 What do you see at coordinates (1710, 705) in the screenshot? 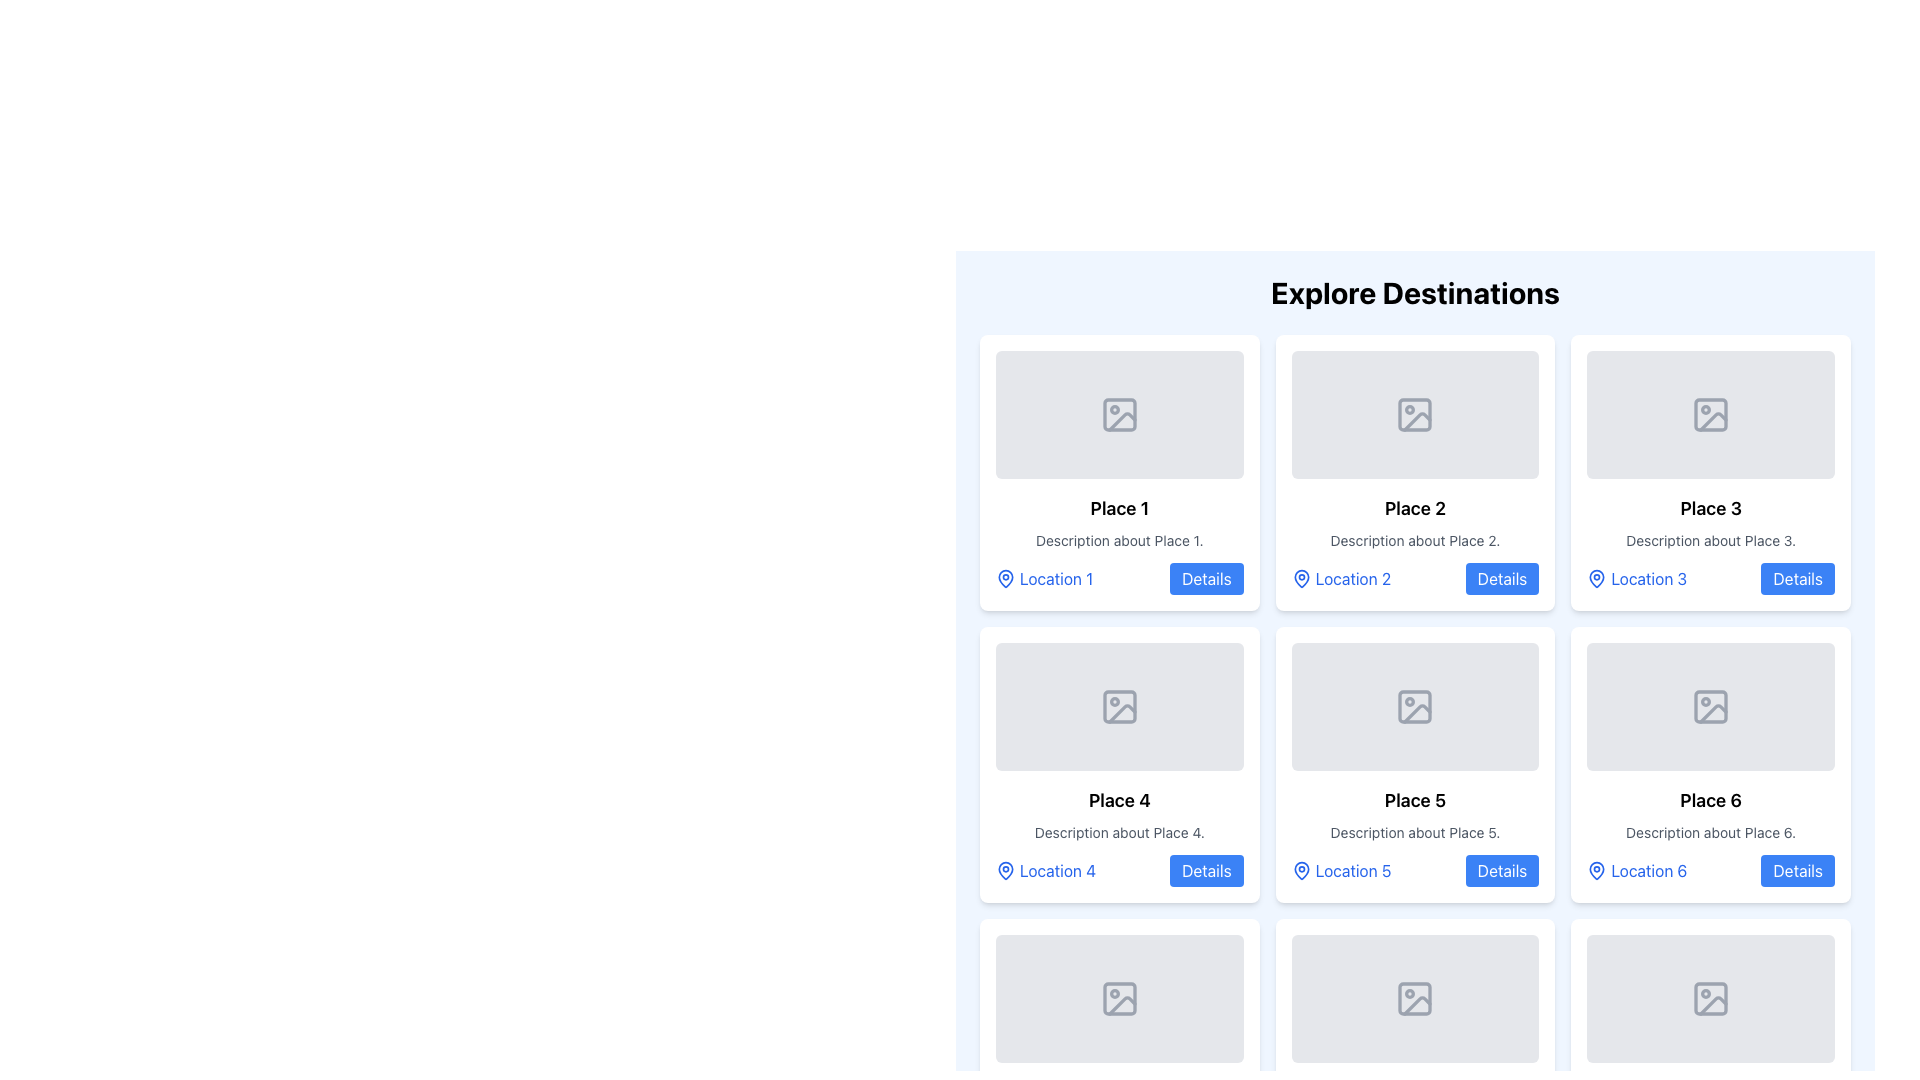
I see `the graphical decor located in the top-left corner of the placeholder image icon within the card labeled 'Place 6' in the bottom-right corner of the grid layout` at bounding box center [1710, 705].